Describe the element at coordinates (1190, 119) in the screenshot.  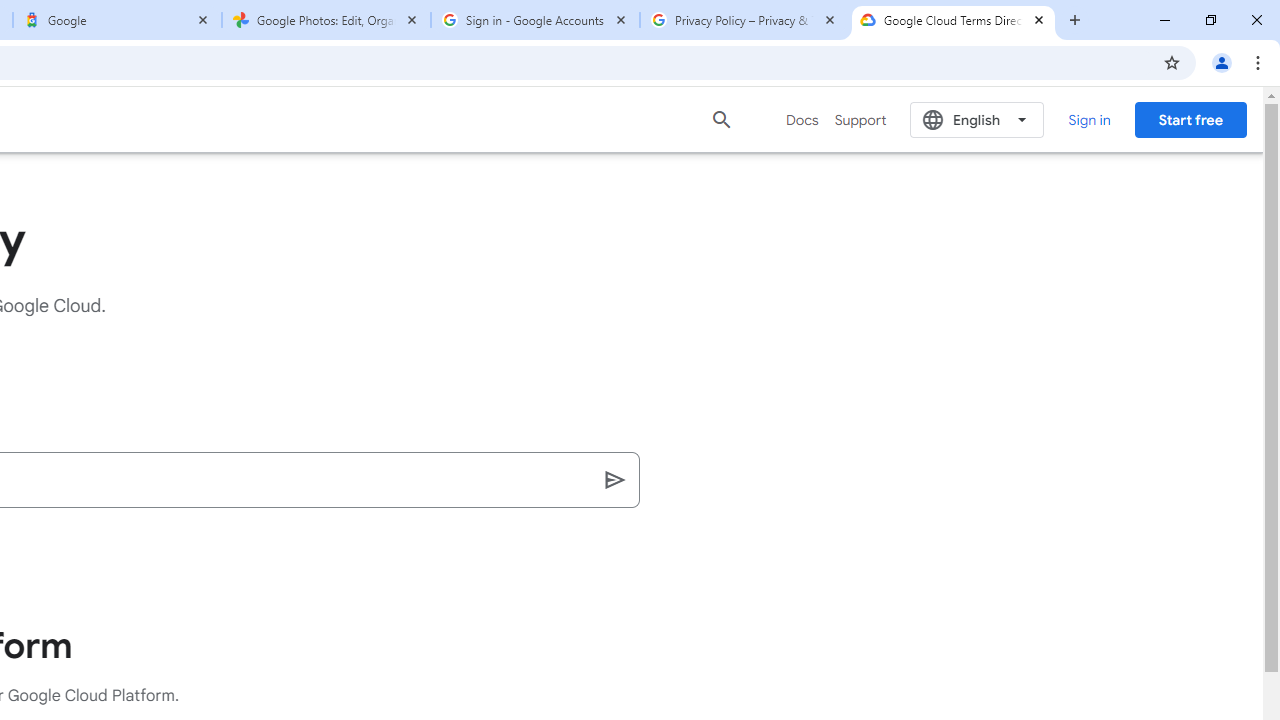
I see `'Start free'` at that location.